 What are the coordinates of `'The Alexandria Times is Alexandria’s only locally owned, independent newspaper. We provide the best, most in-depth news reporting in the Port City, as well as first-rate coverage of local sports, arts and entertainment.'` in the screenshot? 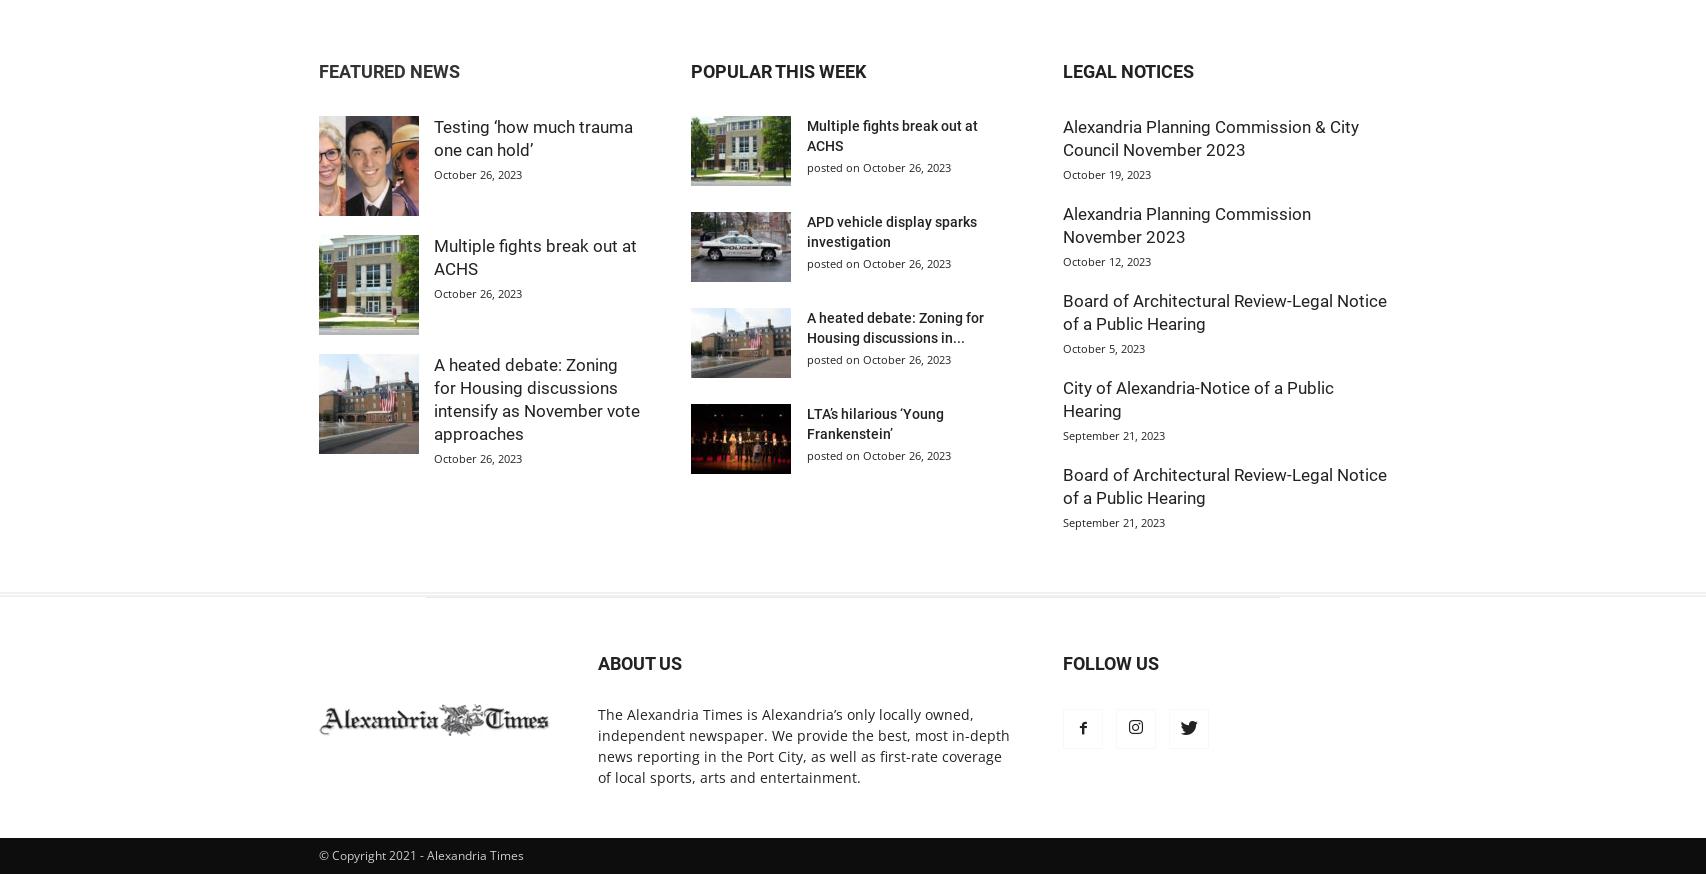 It's located at (803, 744).